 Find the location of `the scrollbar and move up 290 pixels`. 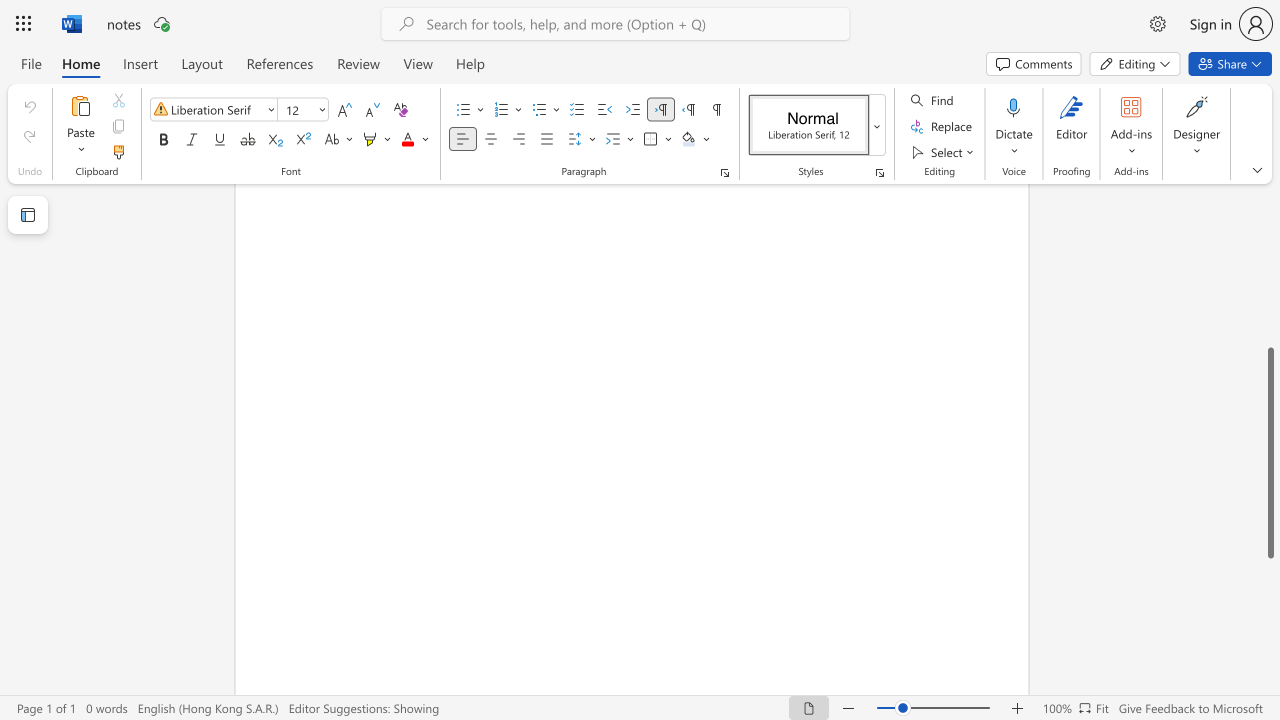

the scrollbar and move up 290 pixels is located at coordinates (1269, 453).